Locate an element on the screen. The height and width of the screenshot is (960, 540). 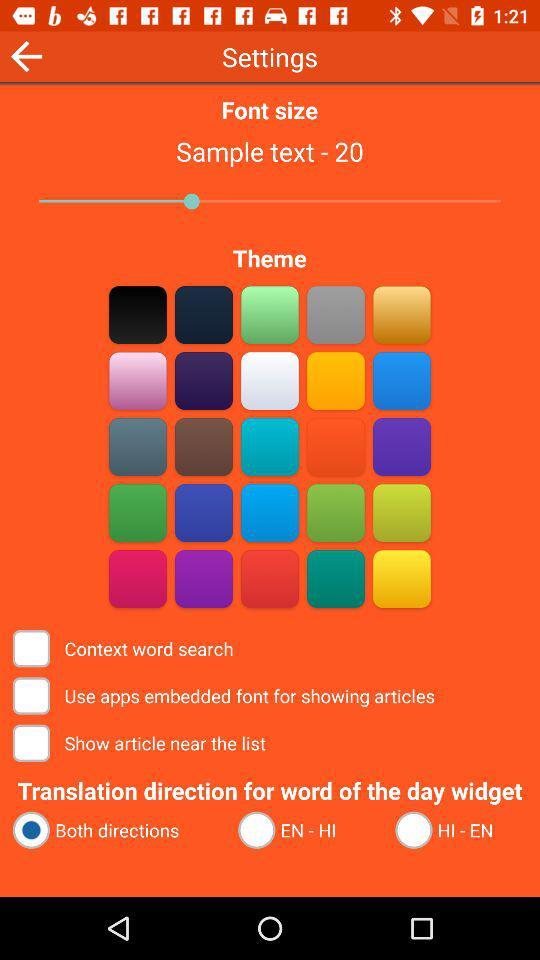
tan is located at coordinates (270, 380).